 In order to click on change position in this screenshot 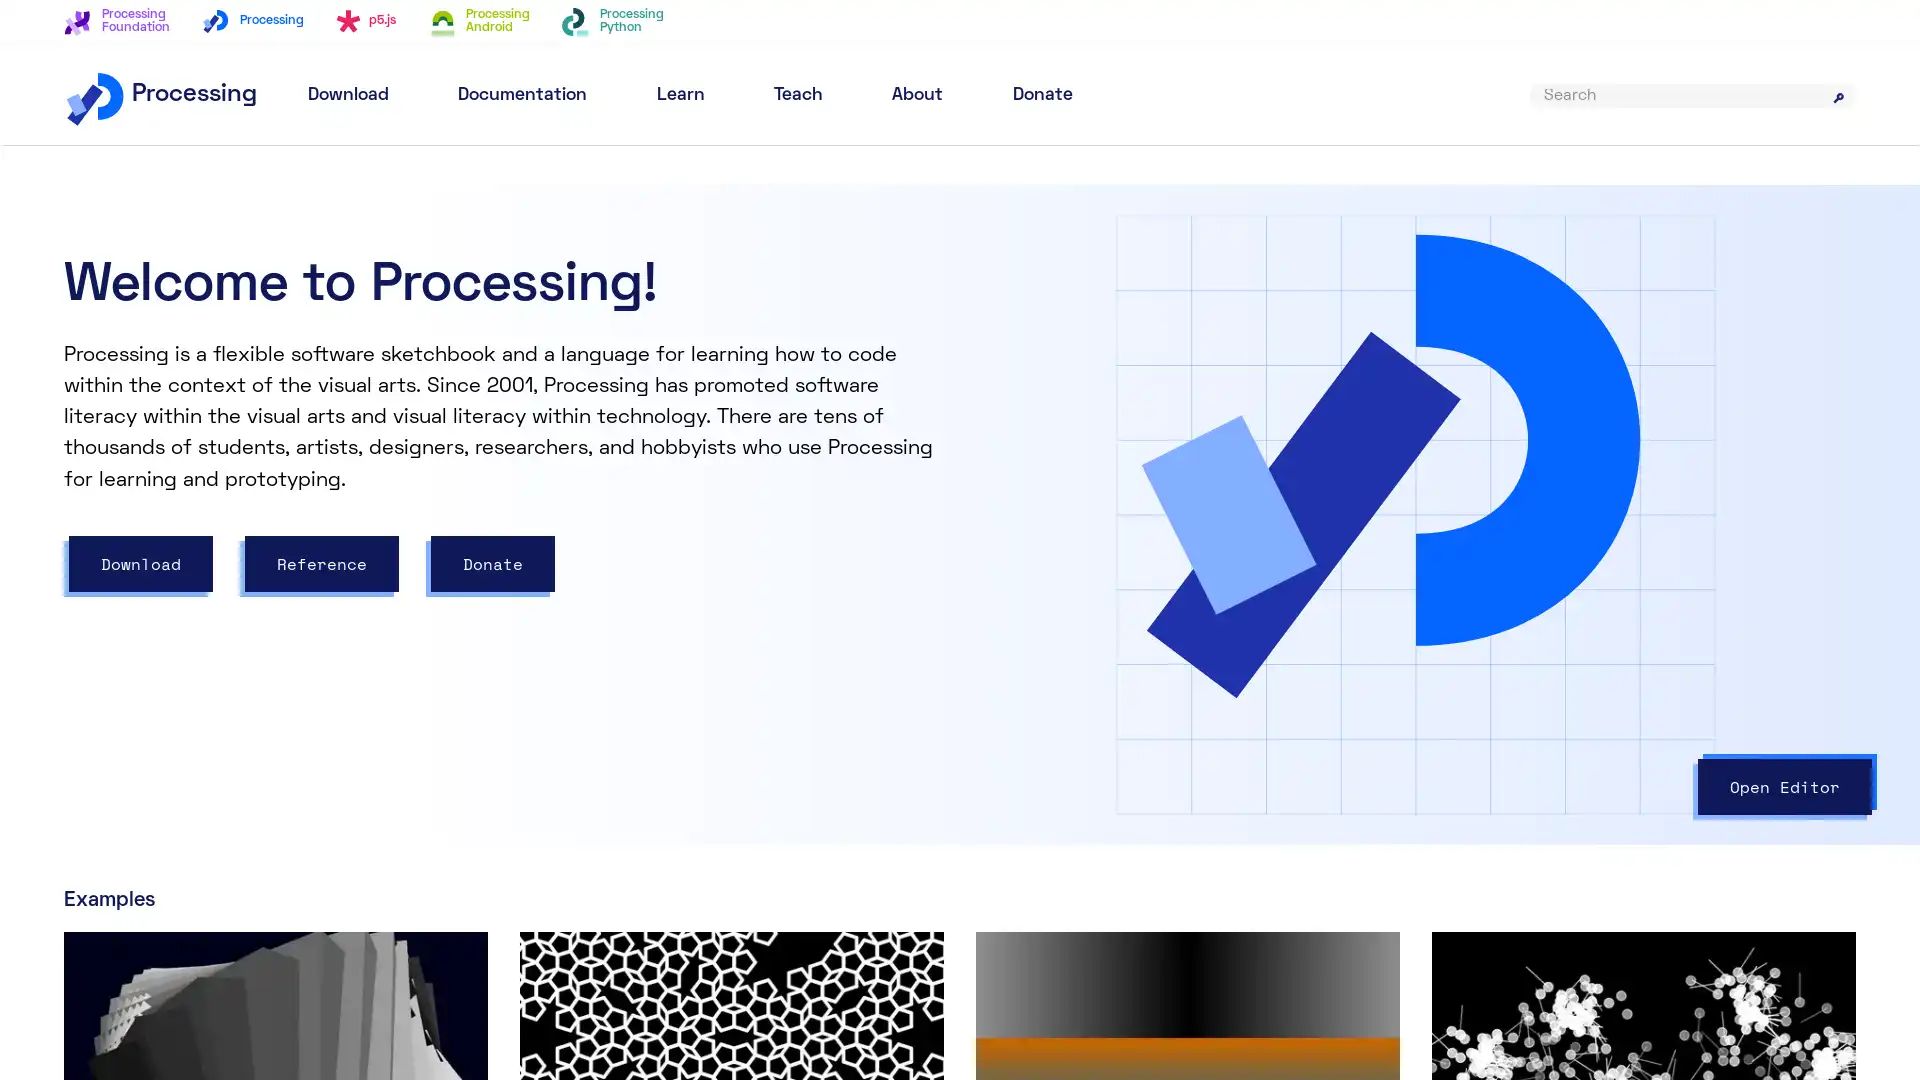, I will do `click(1255, 616)`.